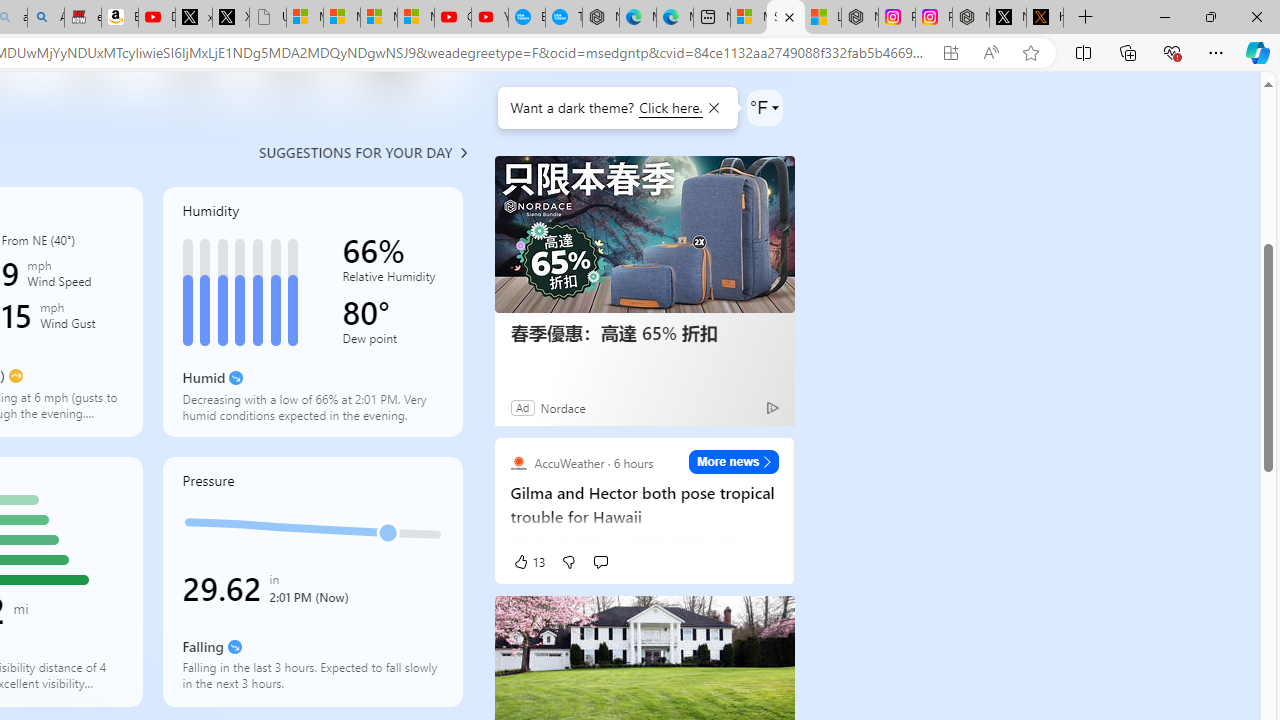  Describe the element at coordinates (392, 341) in the screenshot. I see `'Dew point'` at that location.